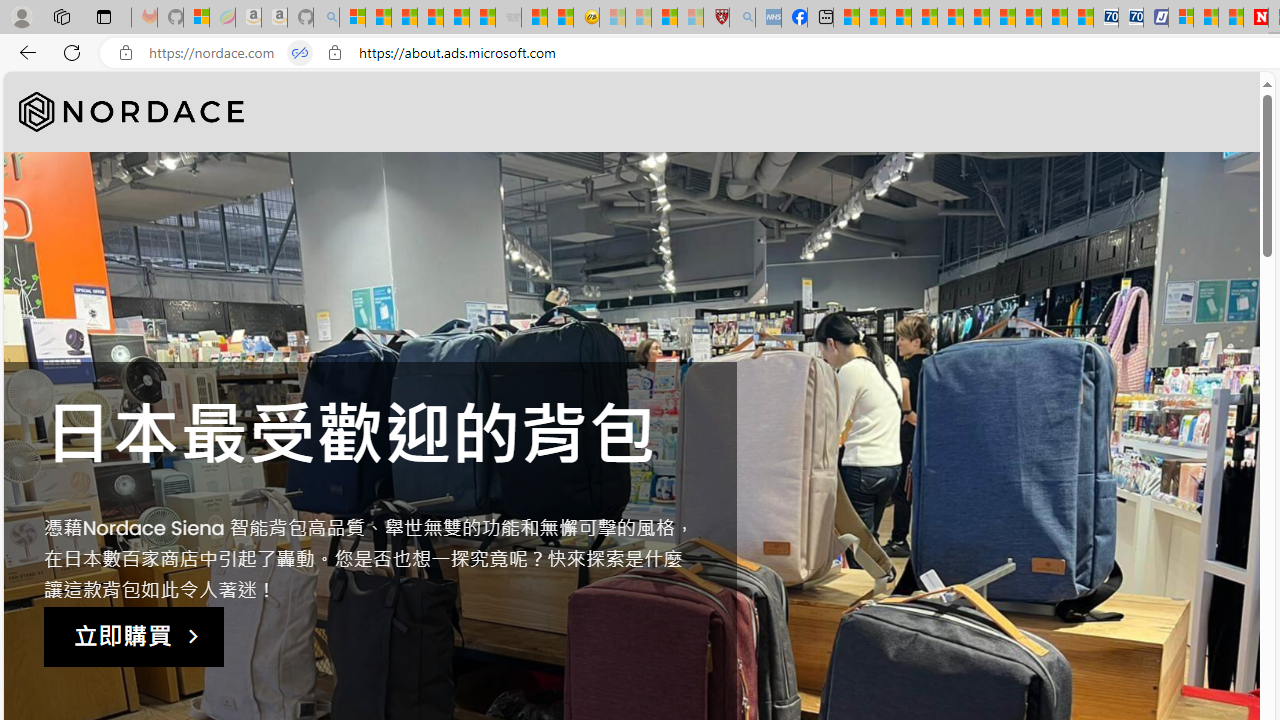  I want to click on 'Robert H. Shmerling, MD - Harvard Health', so click(716, 17).